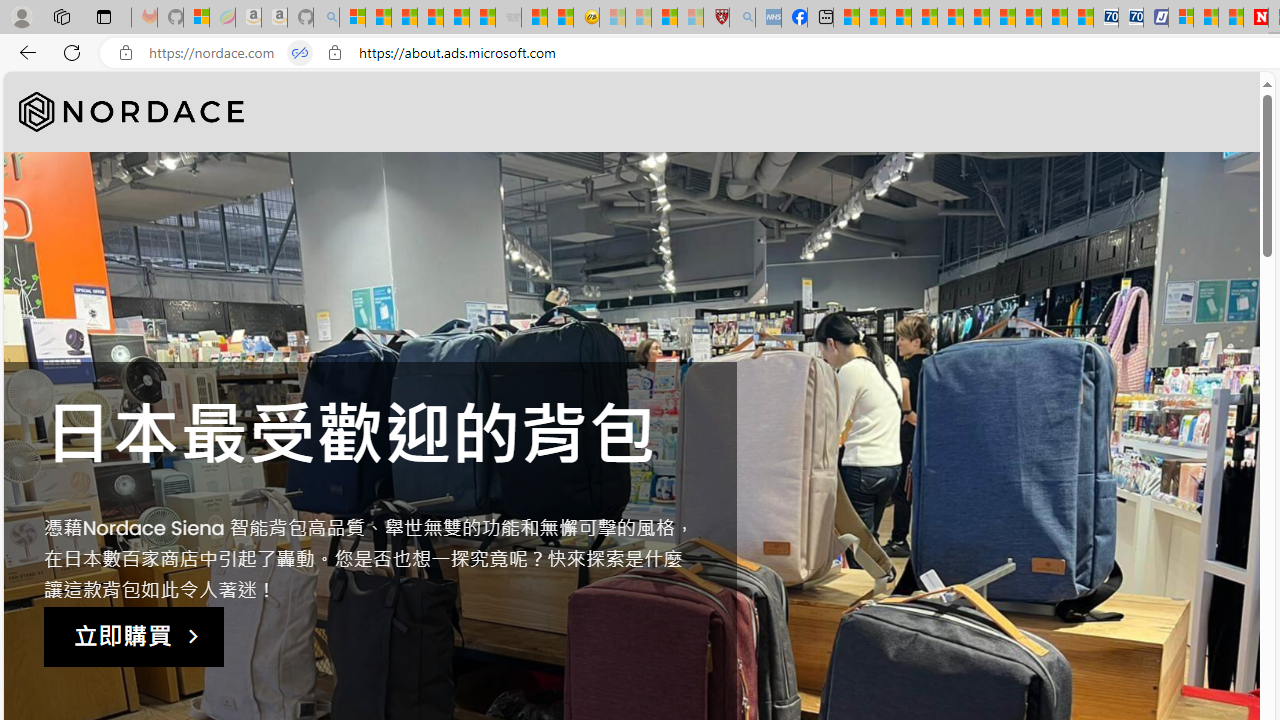  I want to click on 'Robert H. Shmerling, MD - Harvard Health', so click(716, 17).